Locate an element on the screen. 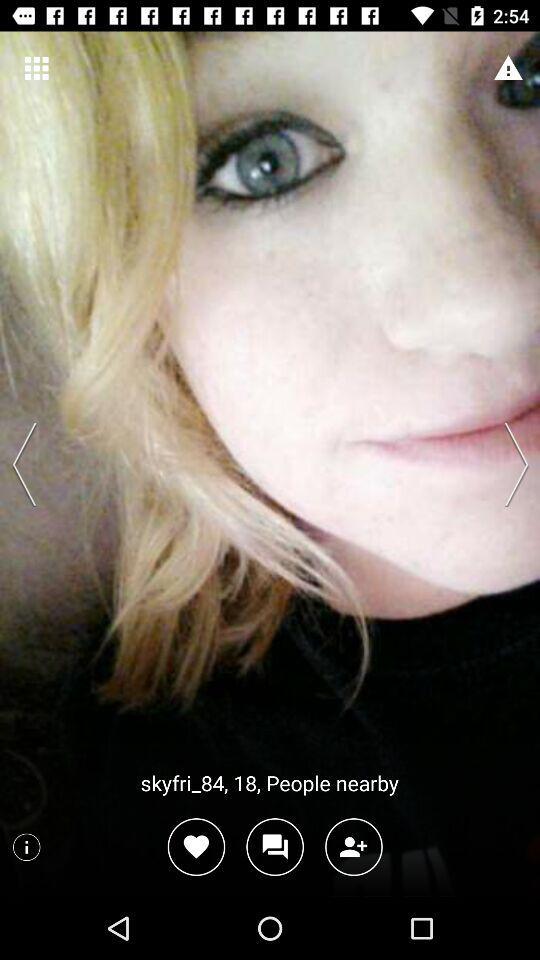 This screenshot has width=540, height=960. to send message is located at coordinates (274, 846).